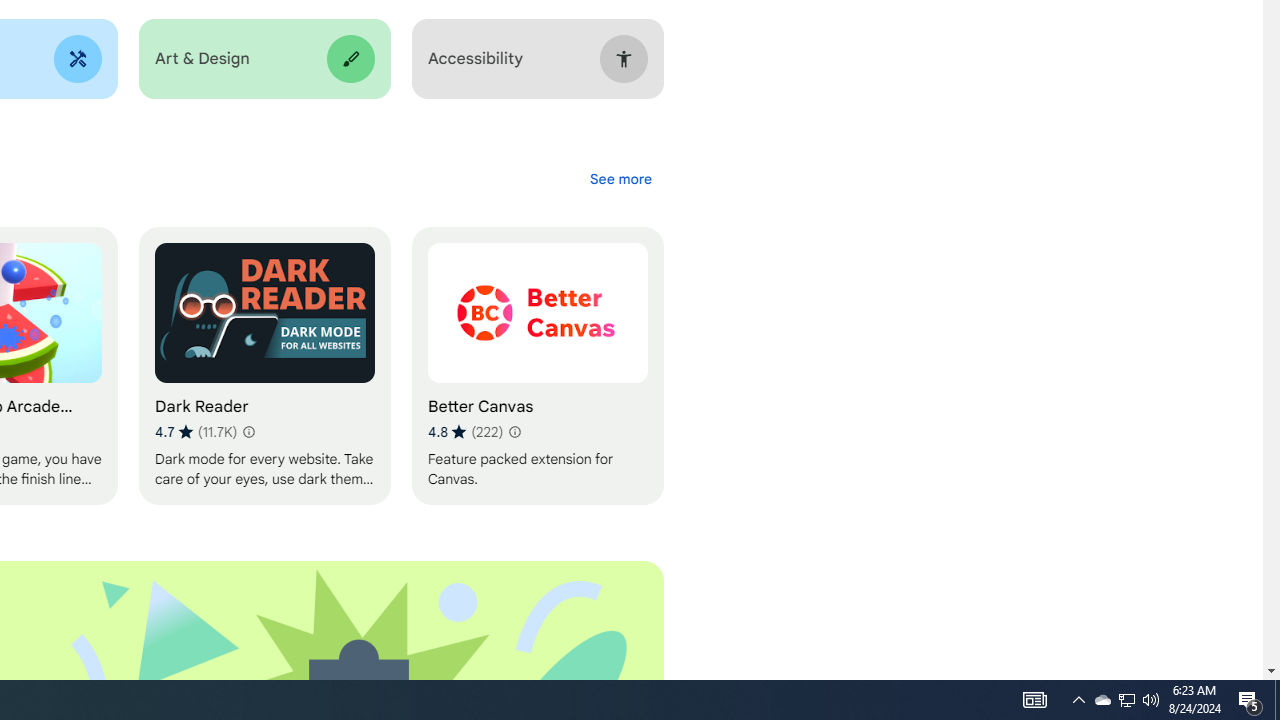 The image size is (1280, 720). I want to click on 'See more personalized recommendations', so click(619, 178).